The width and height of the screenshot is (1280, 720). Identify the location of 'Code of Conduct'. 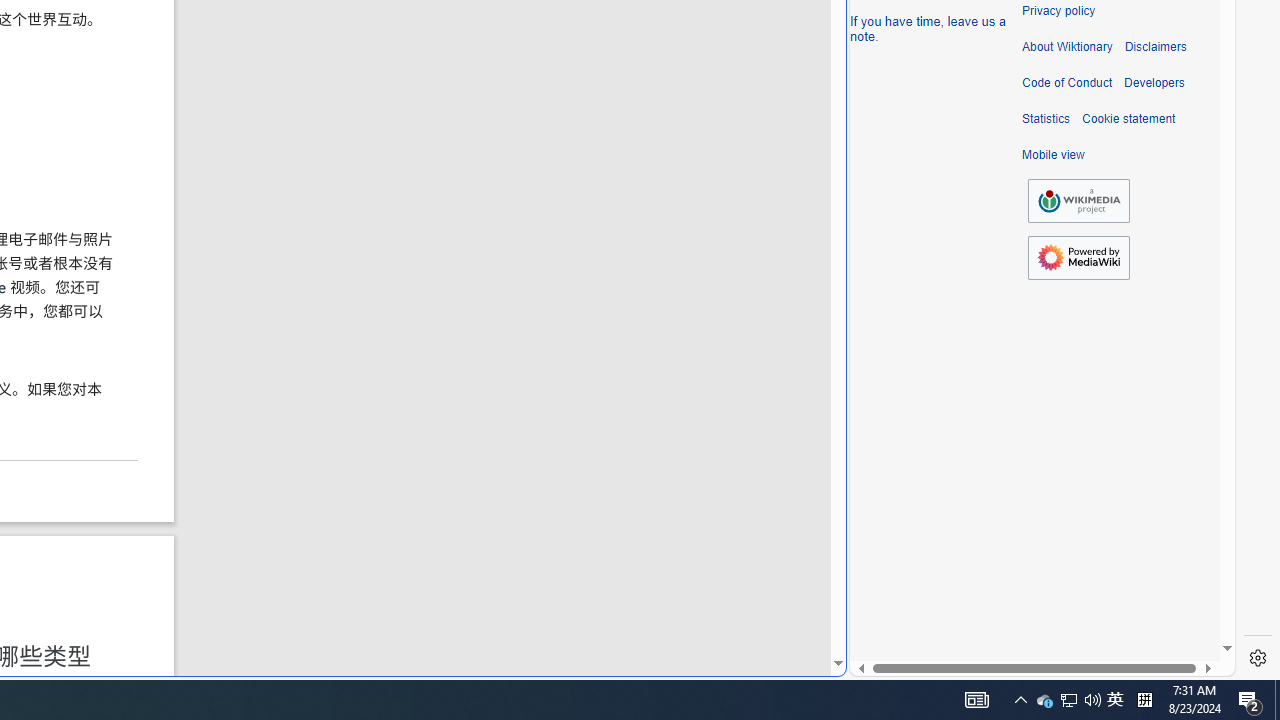
(1066, 82).